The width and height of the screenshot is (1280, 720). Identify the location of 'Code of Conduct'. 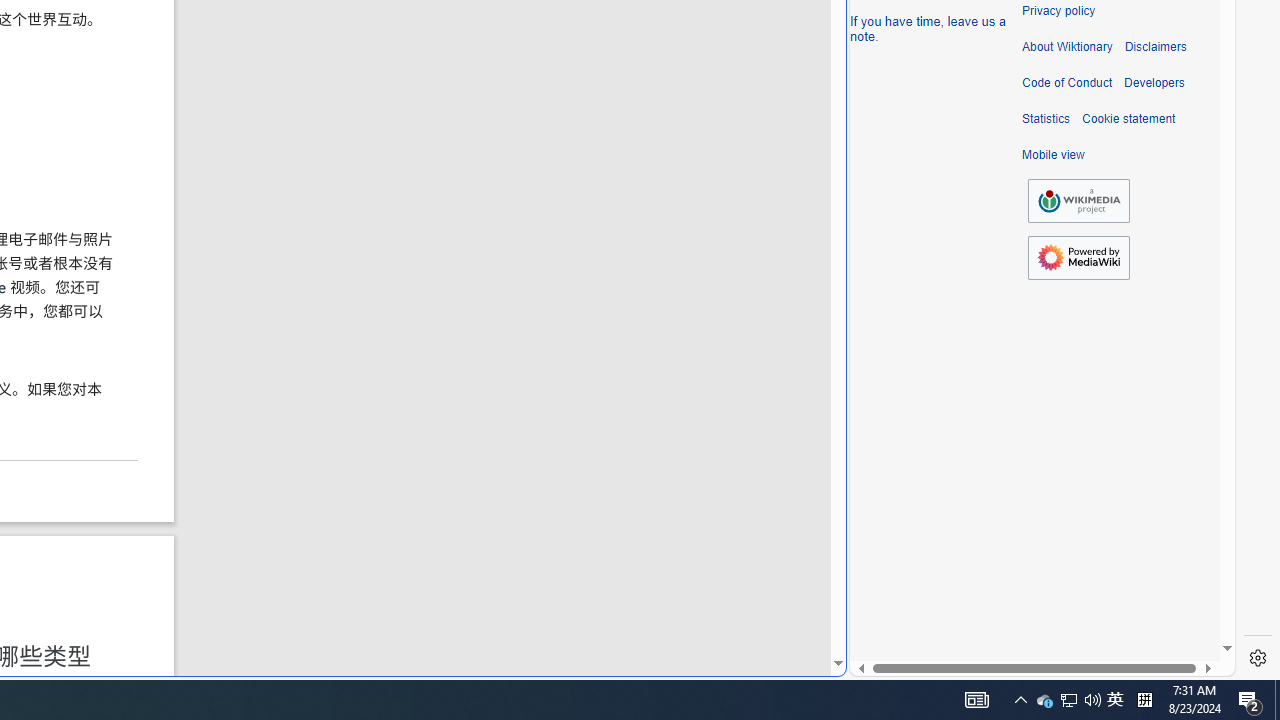
(1066, 82).